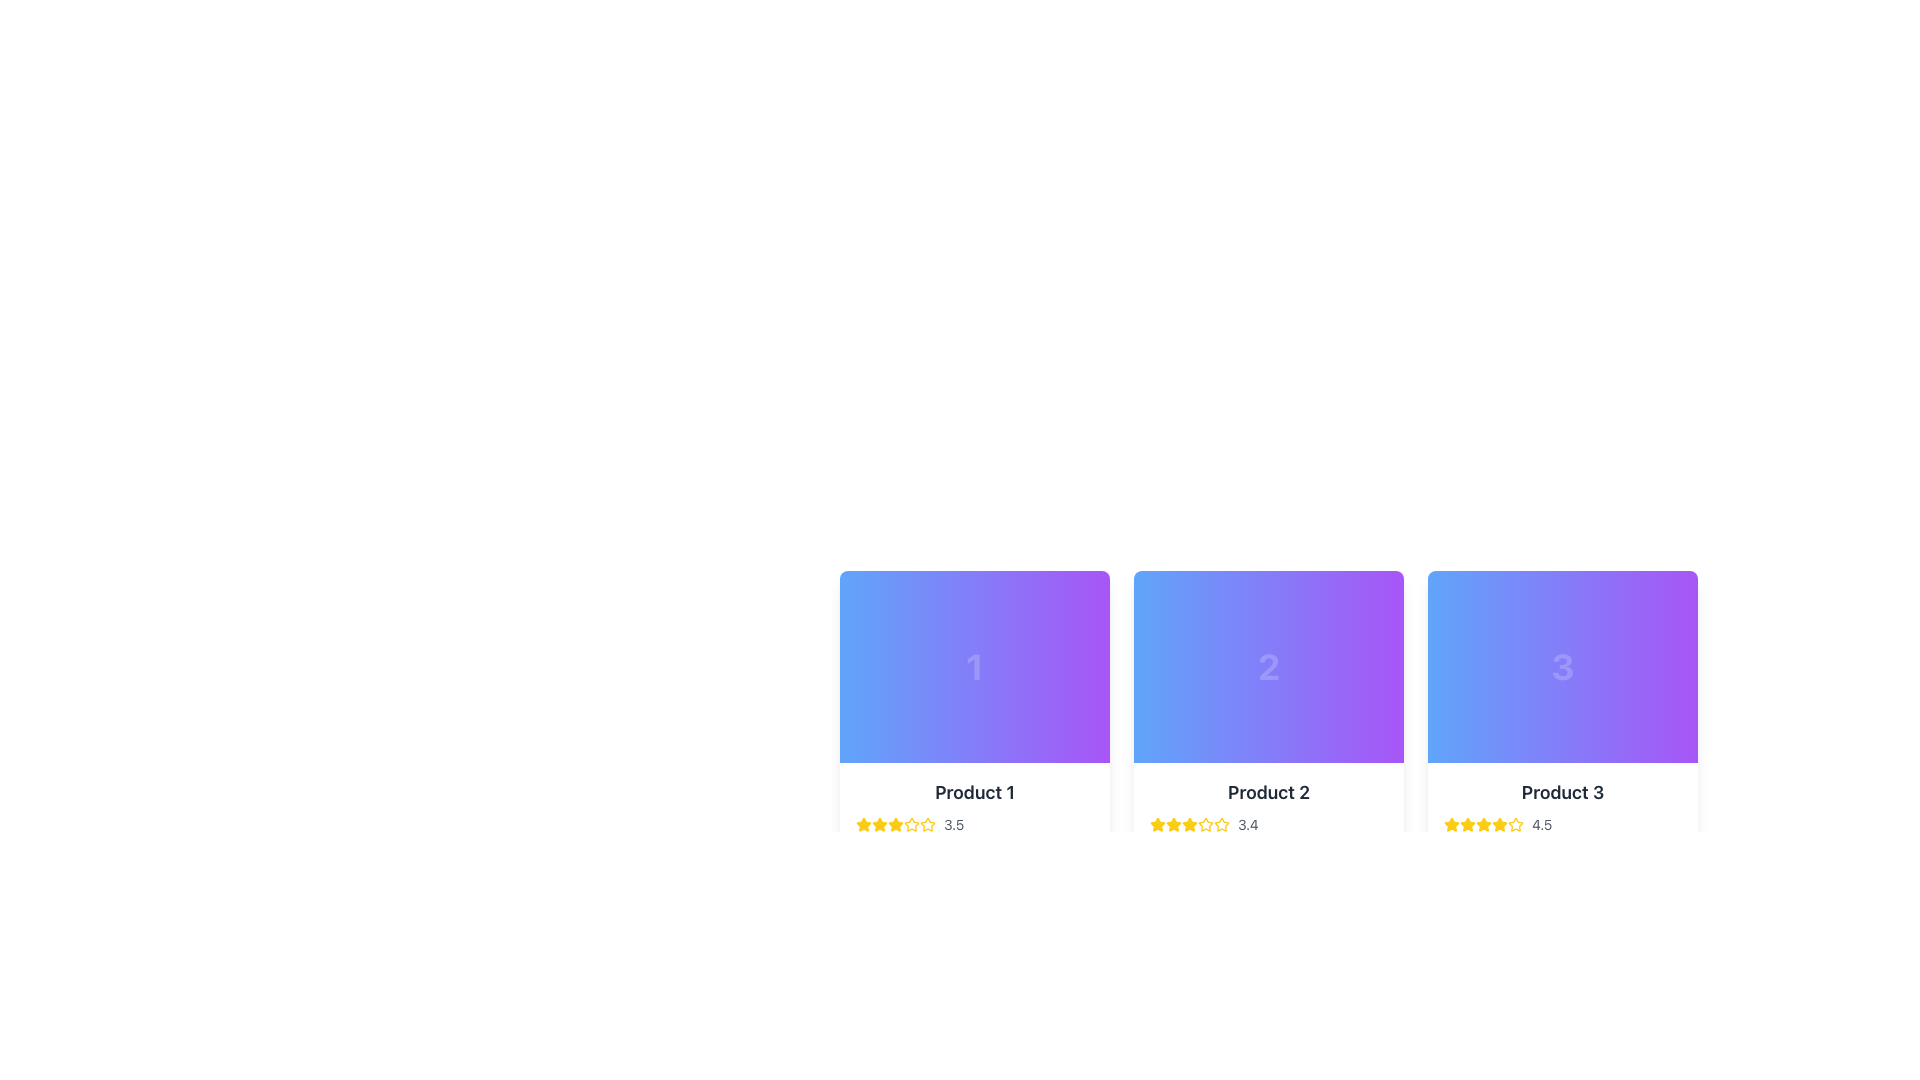 Image resolution: width=1920 pixels, height=1080 pixels. I want to click on the fifth star in the rating system under 'Product 1' to rate it, so click(911, 825).